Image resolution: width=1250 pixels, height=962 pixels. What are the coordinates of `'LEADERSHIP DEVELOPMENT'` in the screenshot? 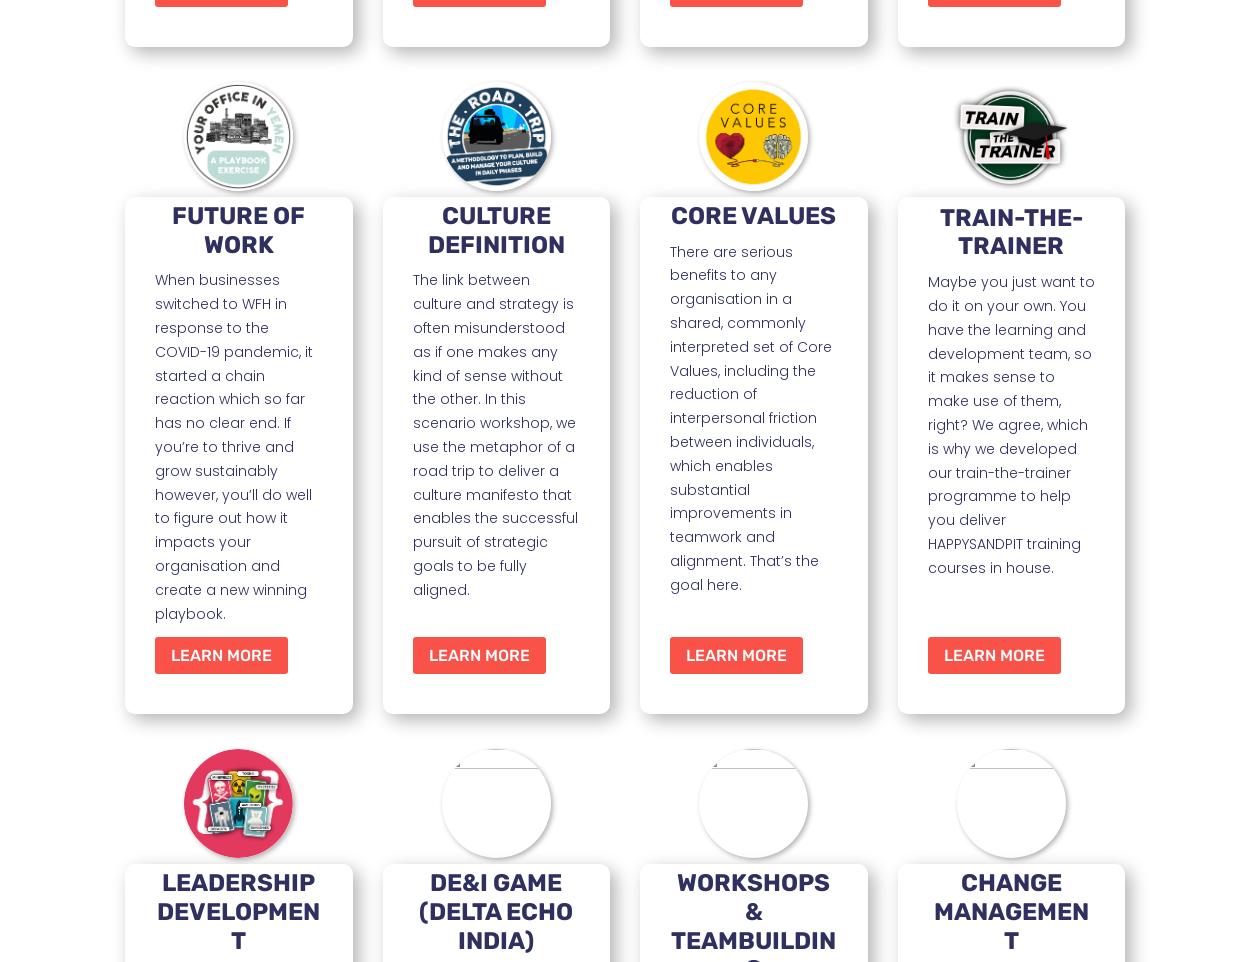 It's located at (237, 910).